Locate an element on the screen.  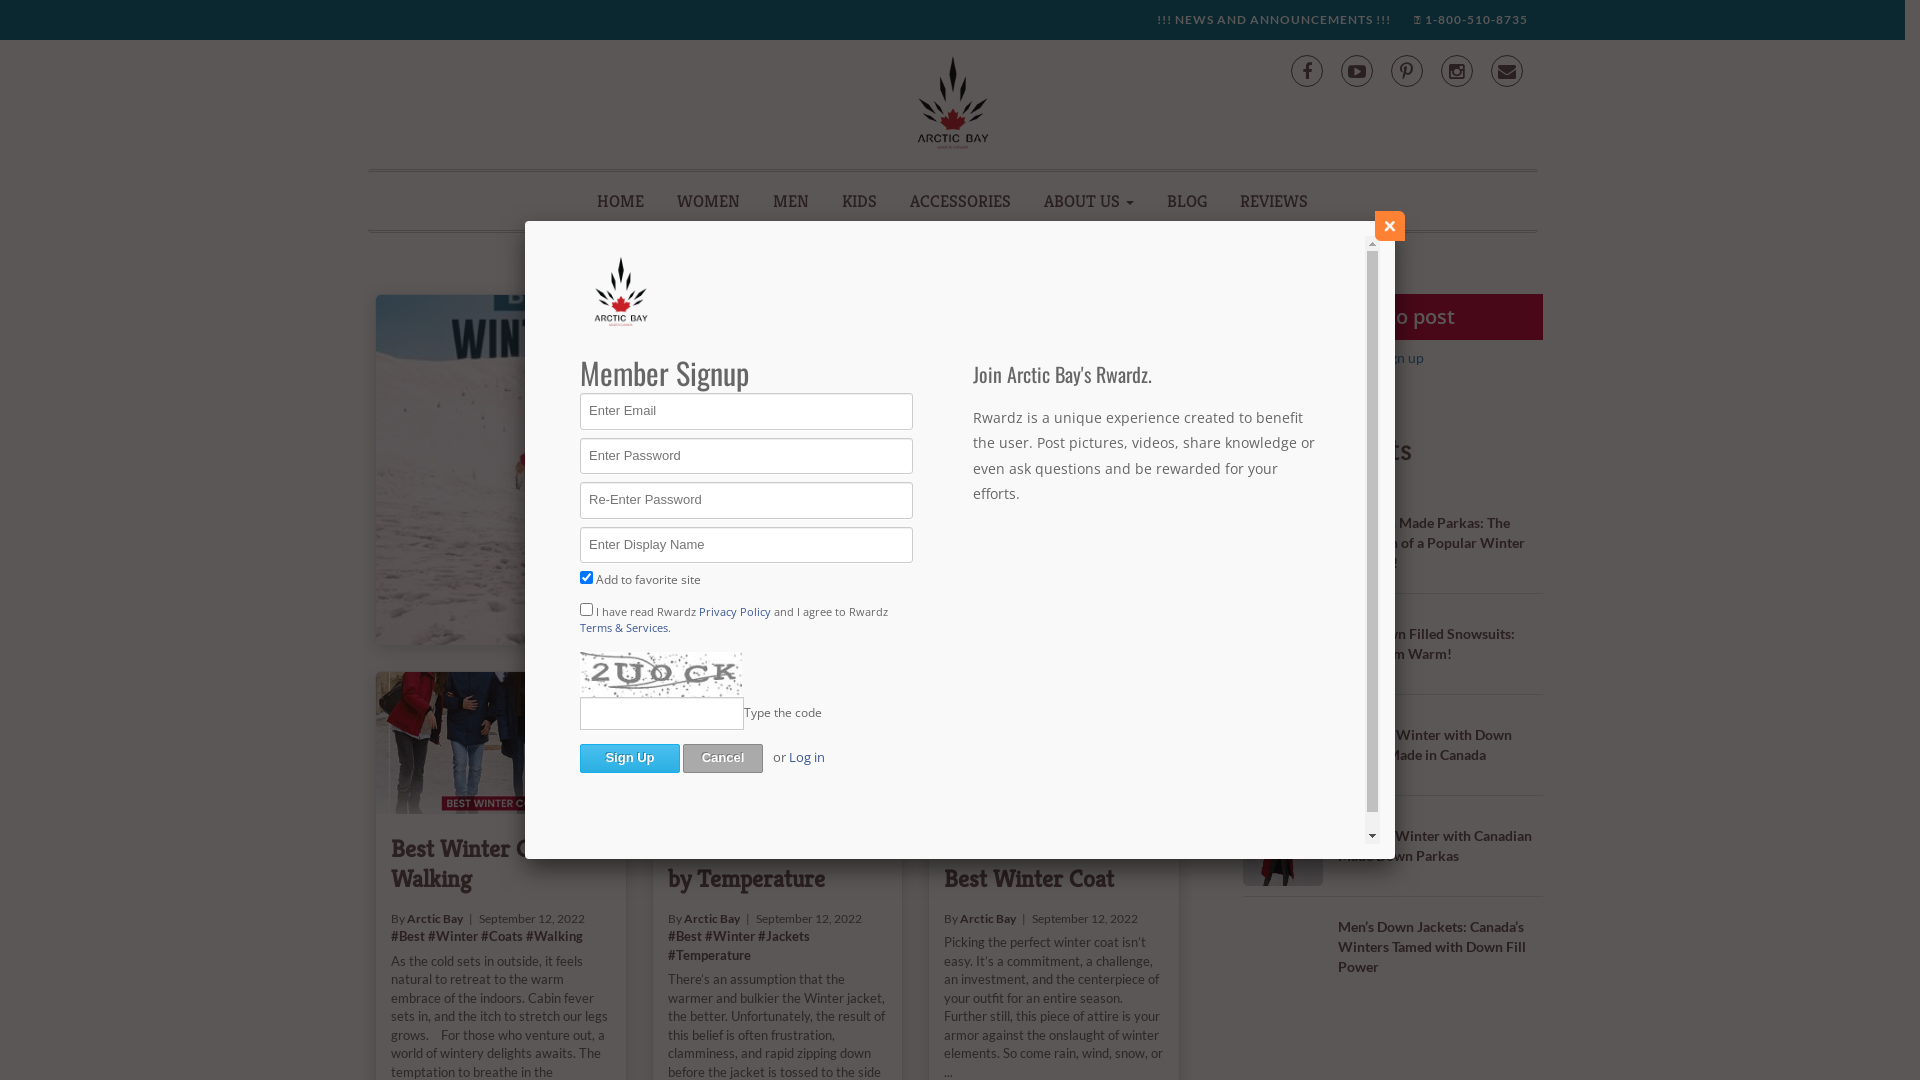
'Close' is located at coordinates (1389, 225).